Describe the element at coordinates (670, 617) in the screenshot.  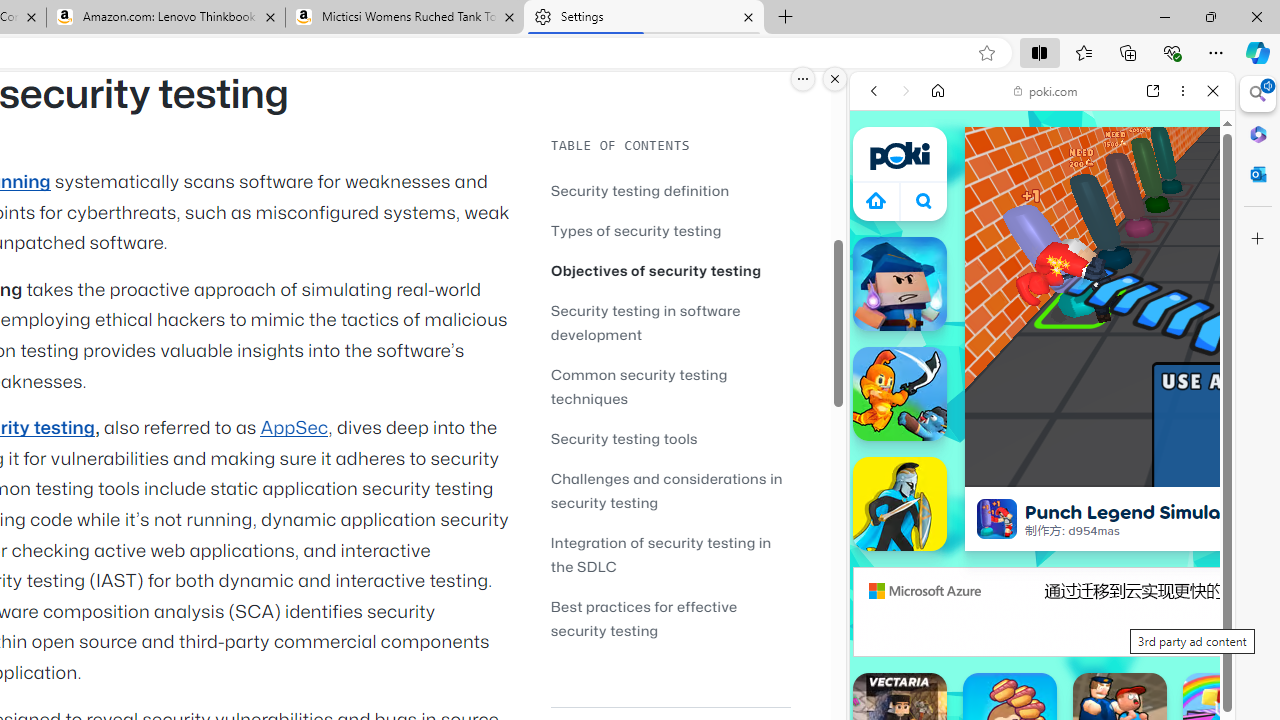
I see `'Best practices for effective security testing'` at that location.